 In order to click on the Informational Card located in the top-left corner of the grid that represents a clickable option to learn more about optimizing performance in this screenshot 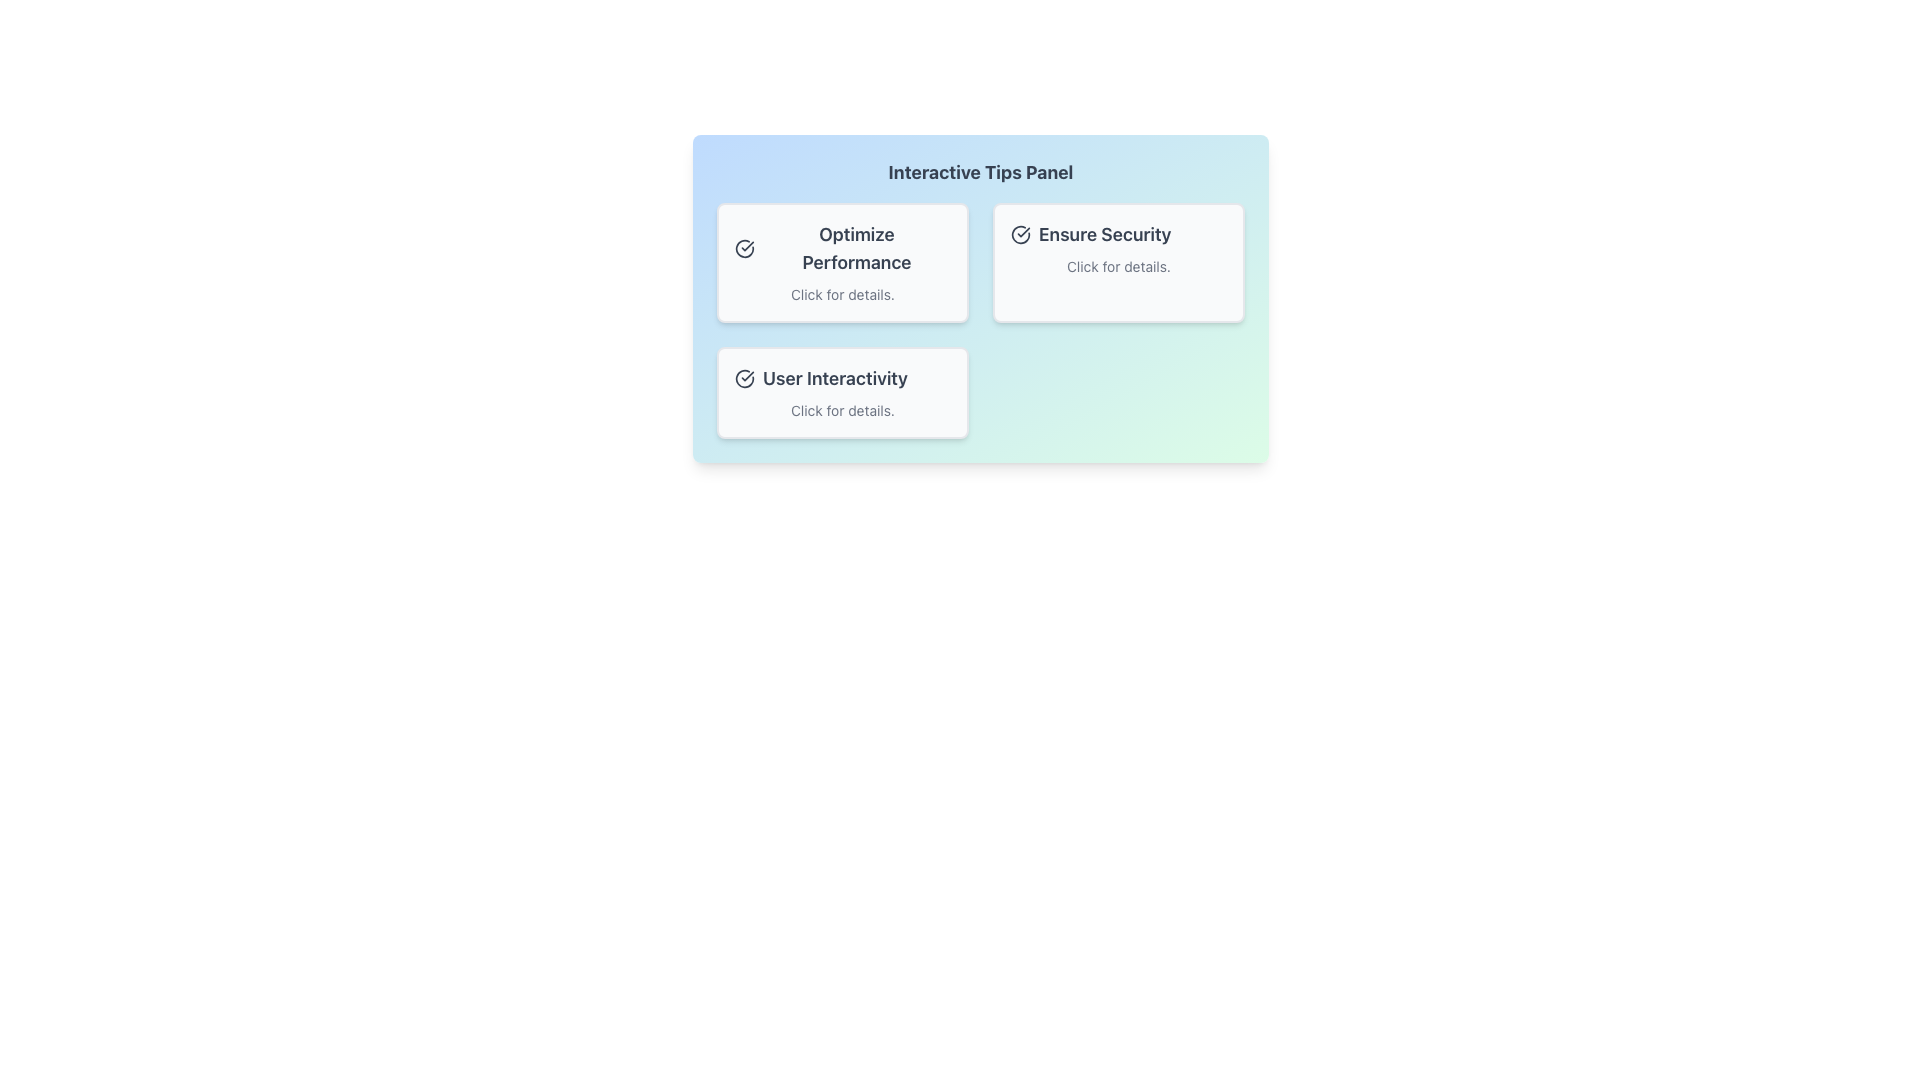, I will do `click(843, 261)`.